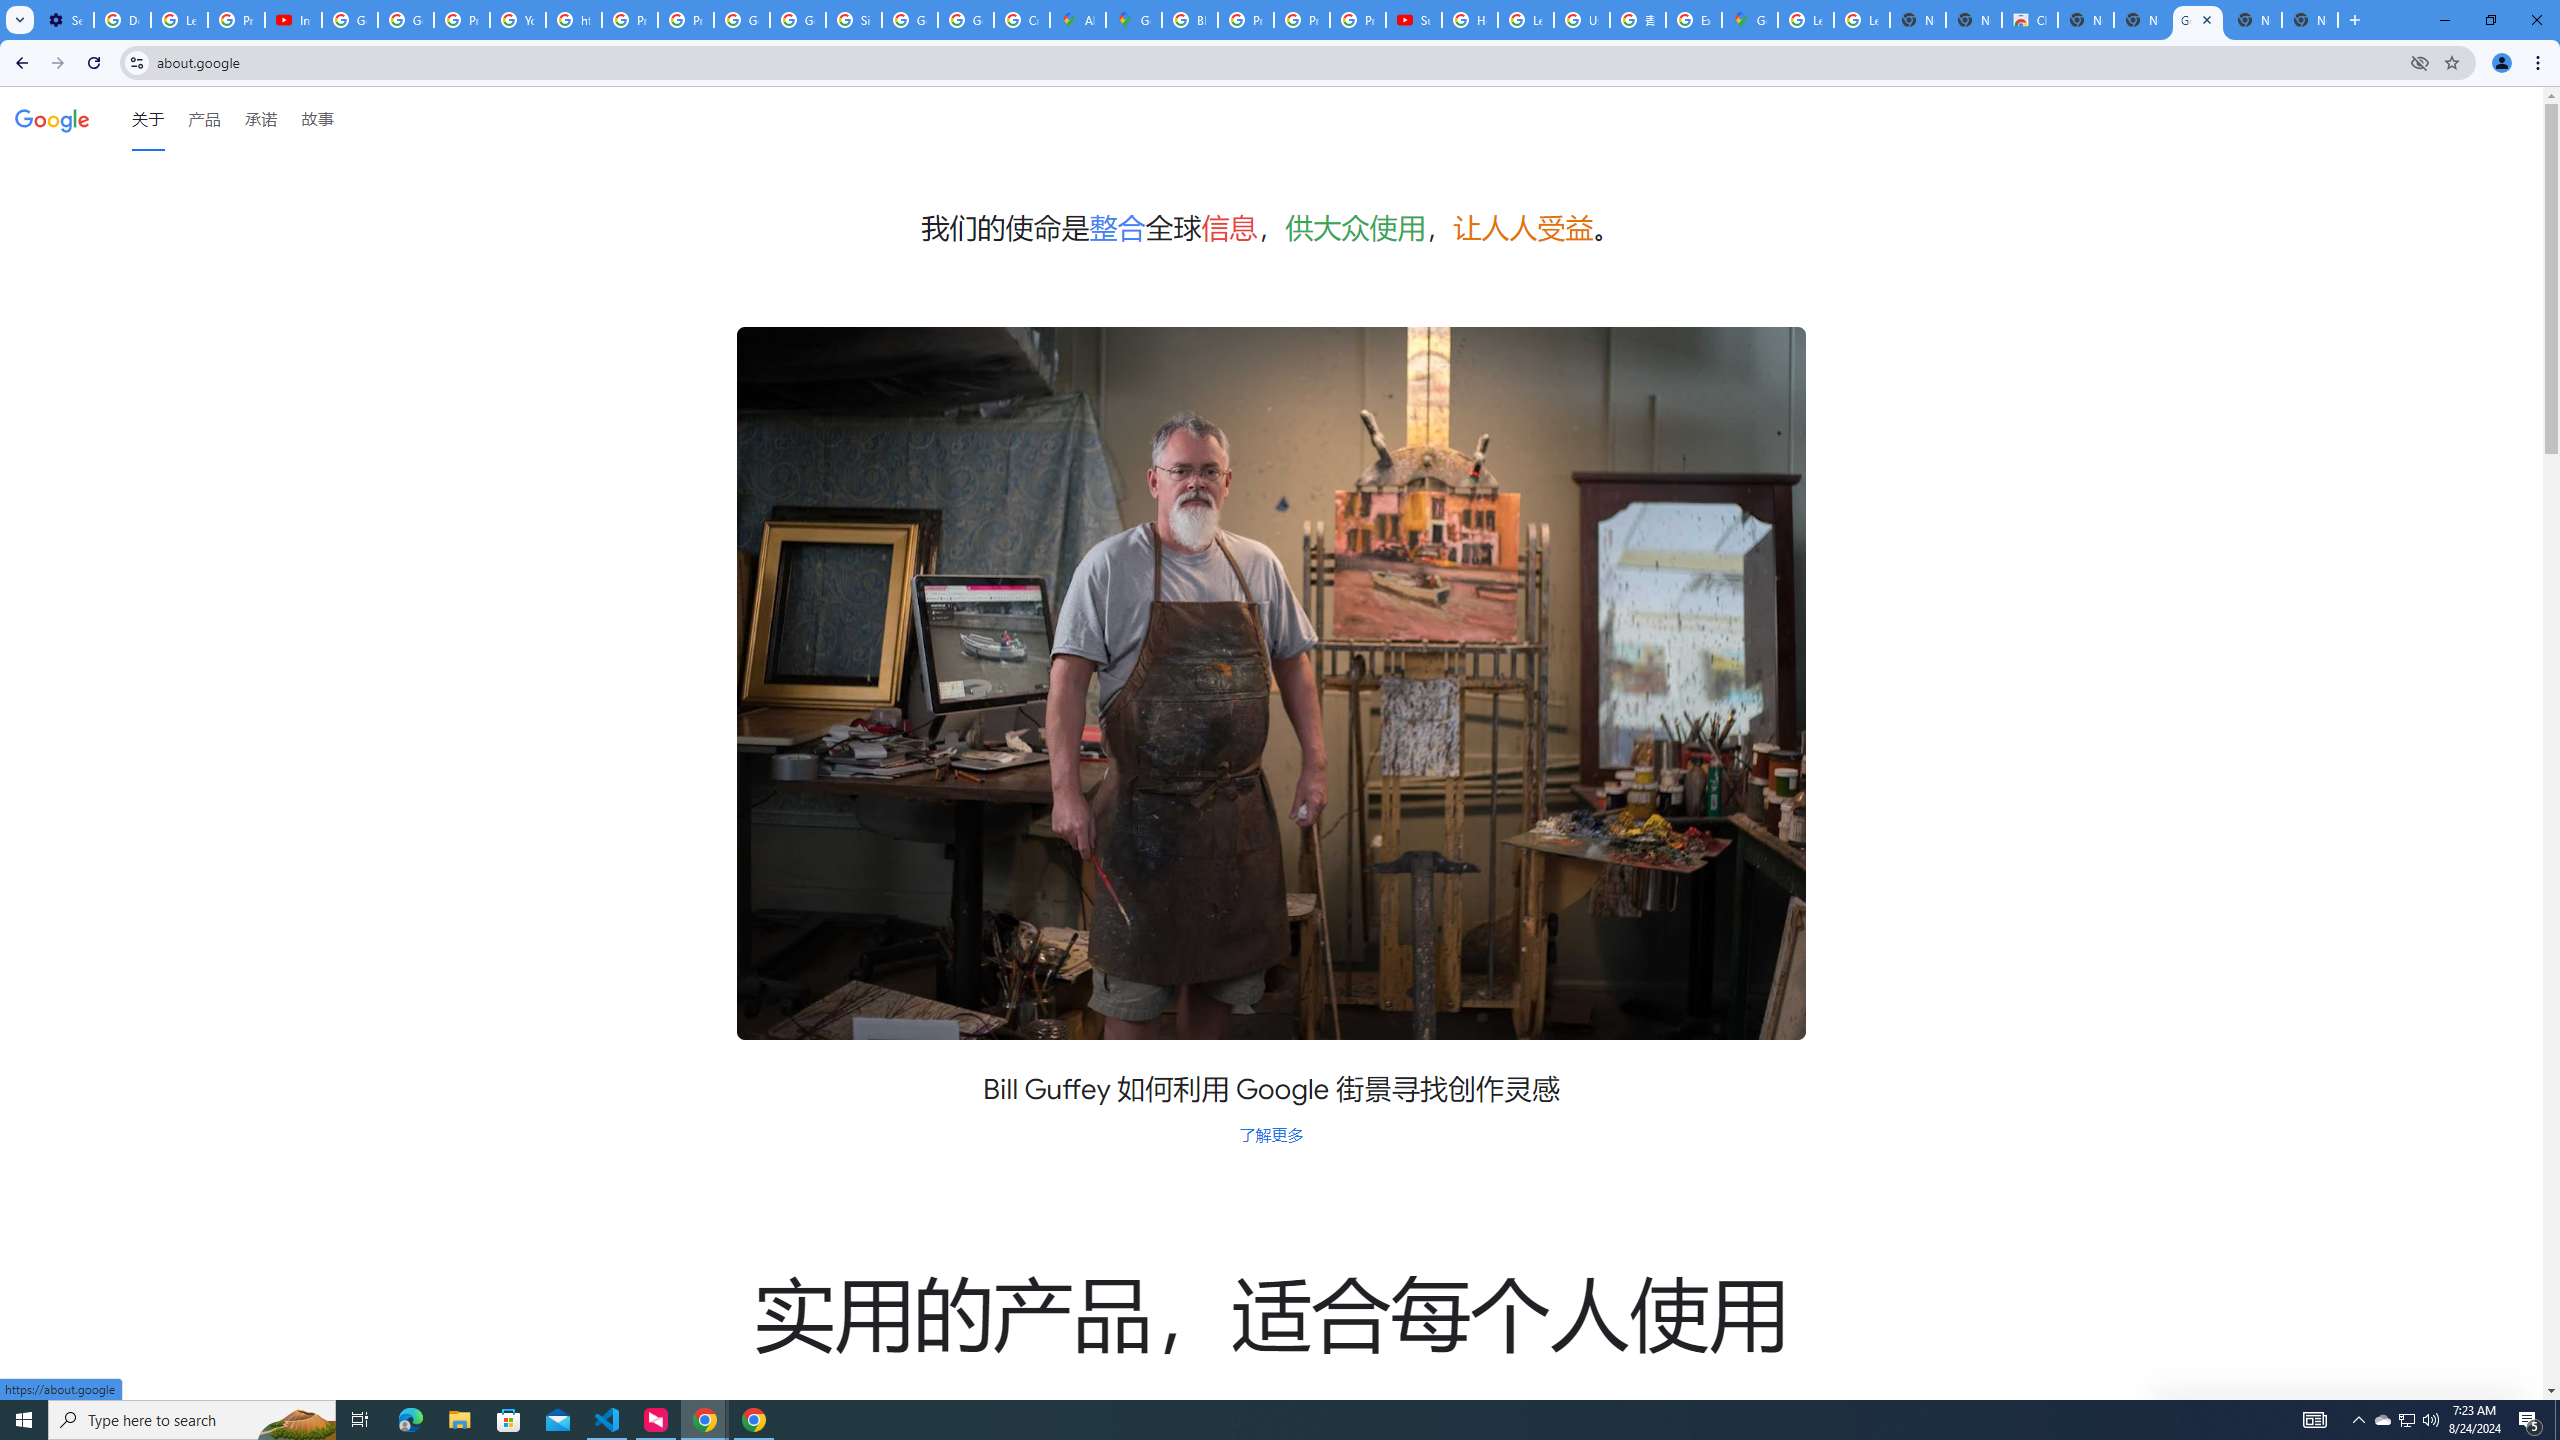 The width and height of the screenshot is (2560, 1440). Describe the element at coordinates (517, 19) in the screenshot. I see `'YouTube'` at that location.